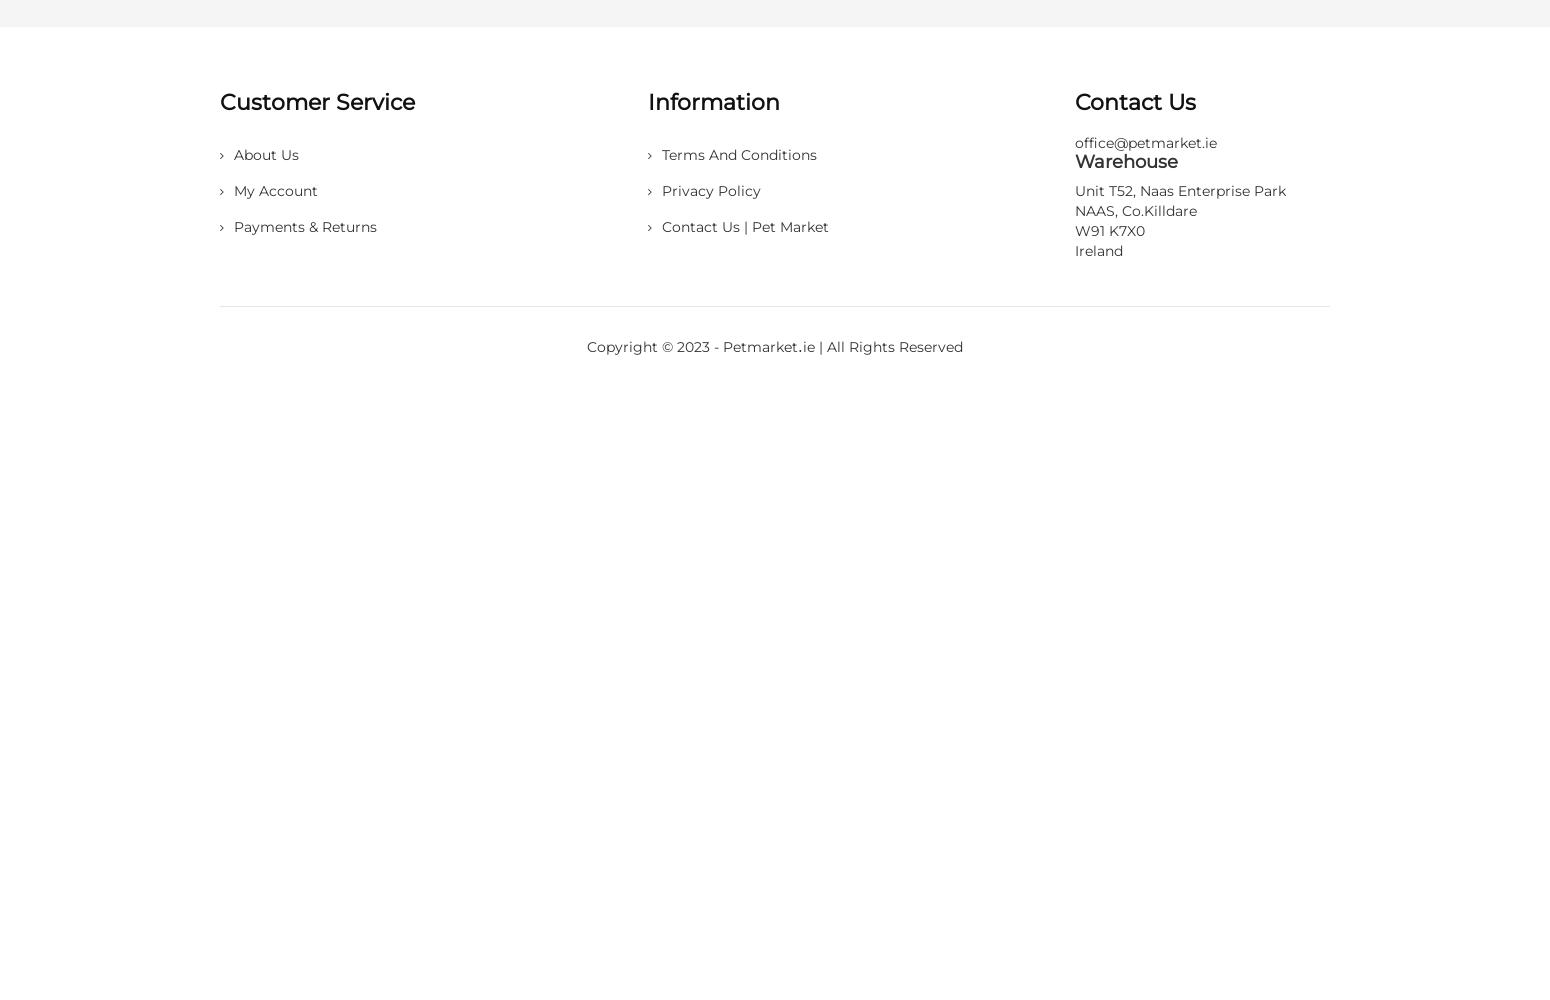  What do you see at coordinates (316, 100) in the screenshot?
I see `'Customer Service'` at bounding box center [316, 100].